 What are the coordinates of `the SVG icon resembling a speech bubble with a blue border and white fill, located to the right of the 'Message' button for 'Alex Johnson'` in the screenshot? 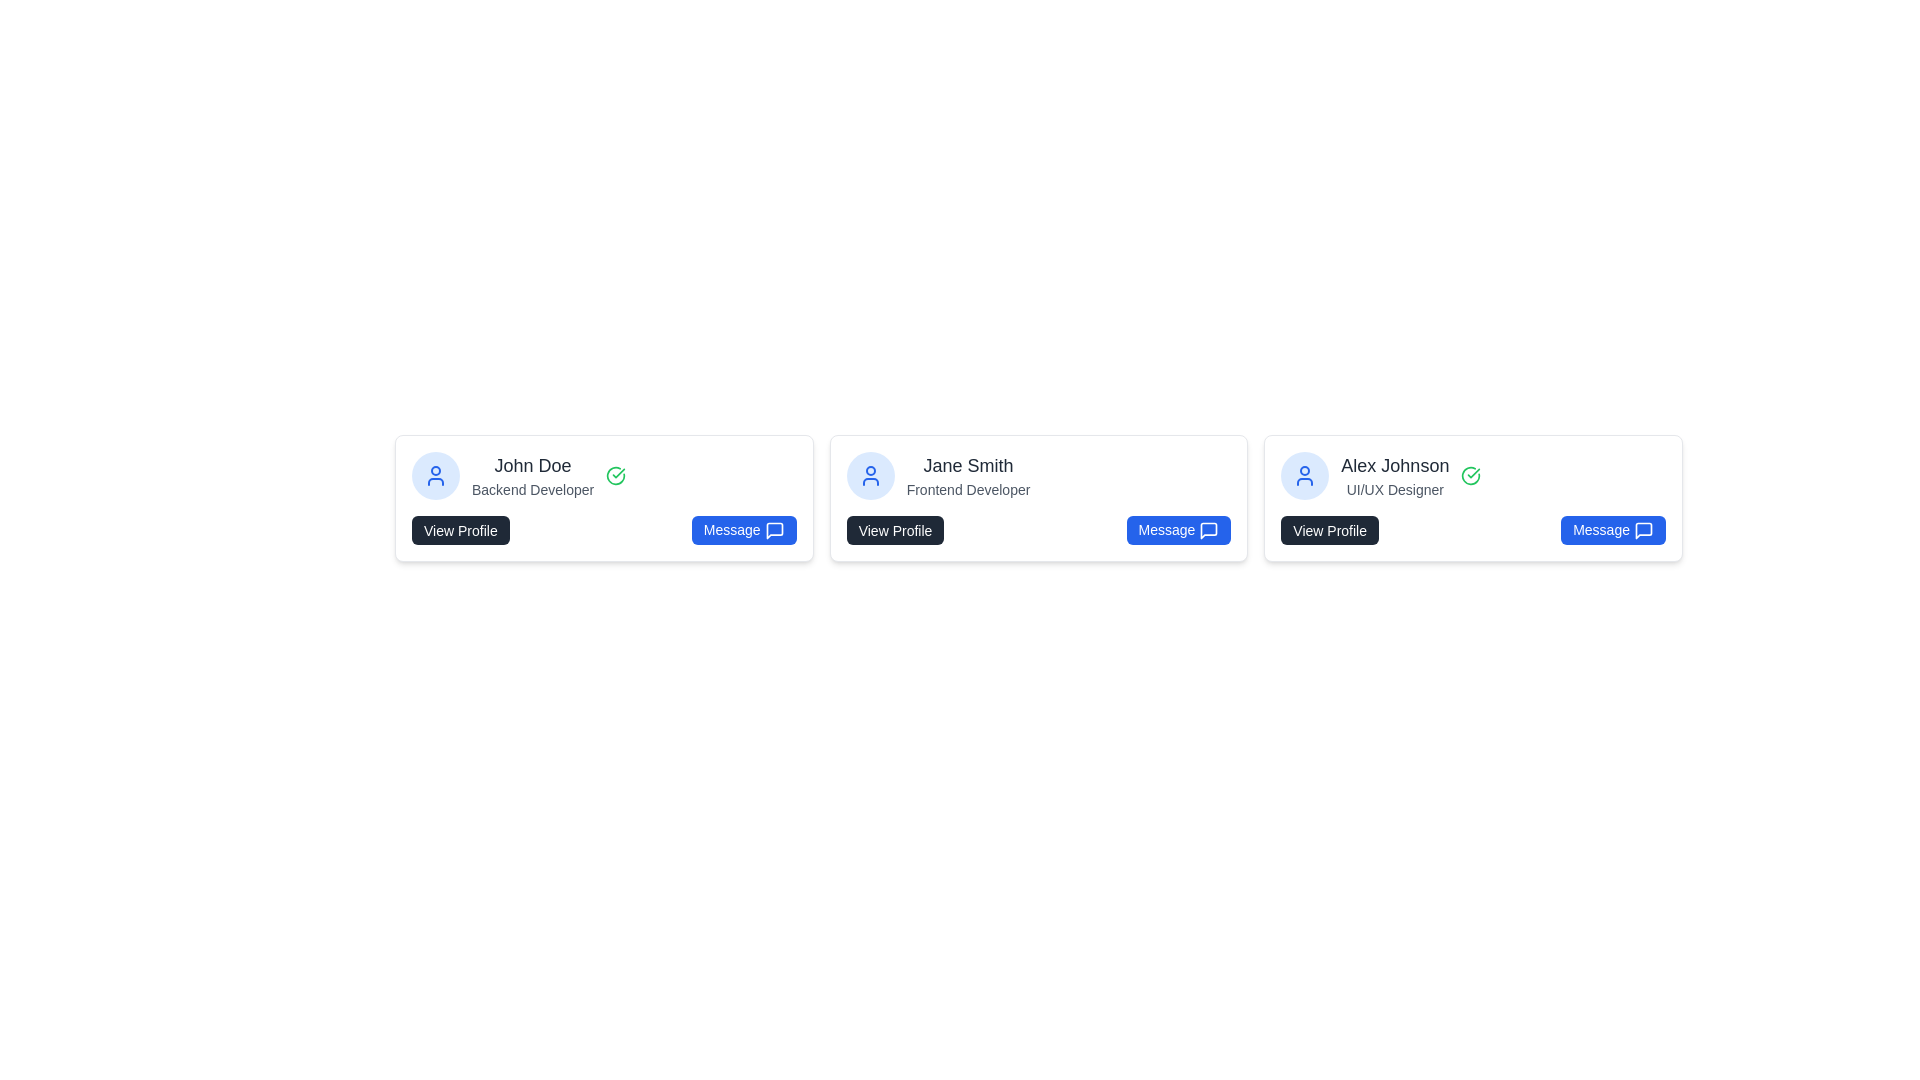 It's located at (1643, 530).